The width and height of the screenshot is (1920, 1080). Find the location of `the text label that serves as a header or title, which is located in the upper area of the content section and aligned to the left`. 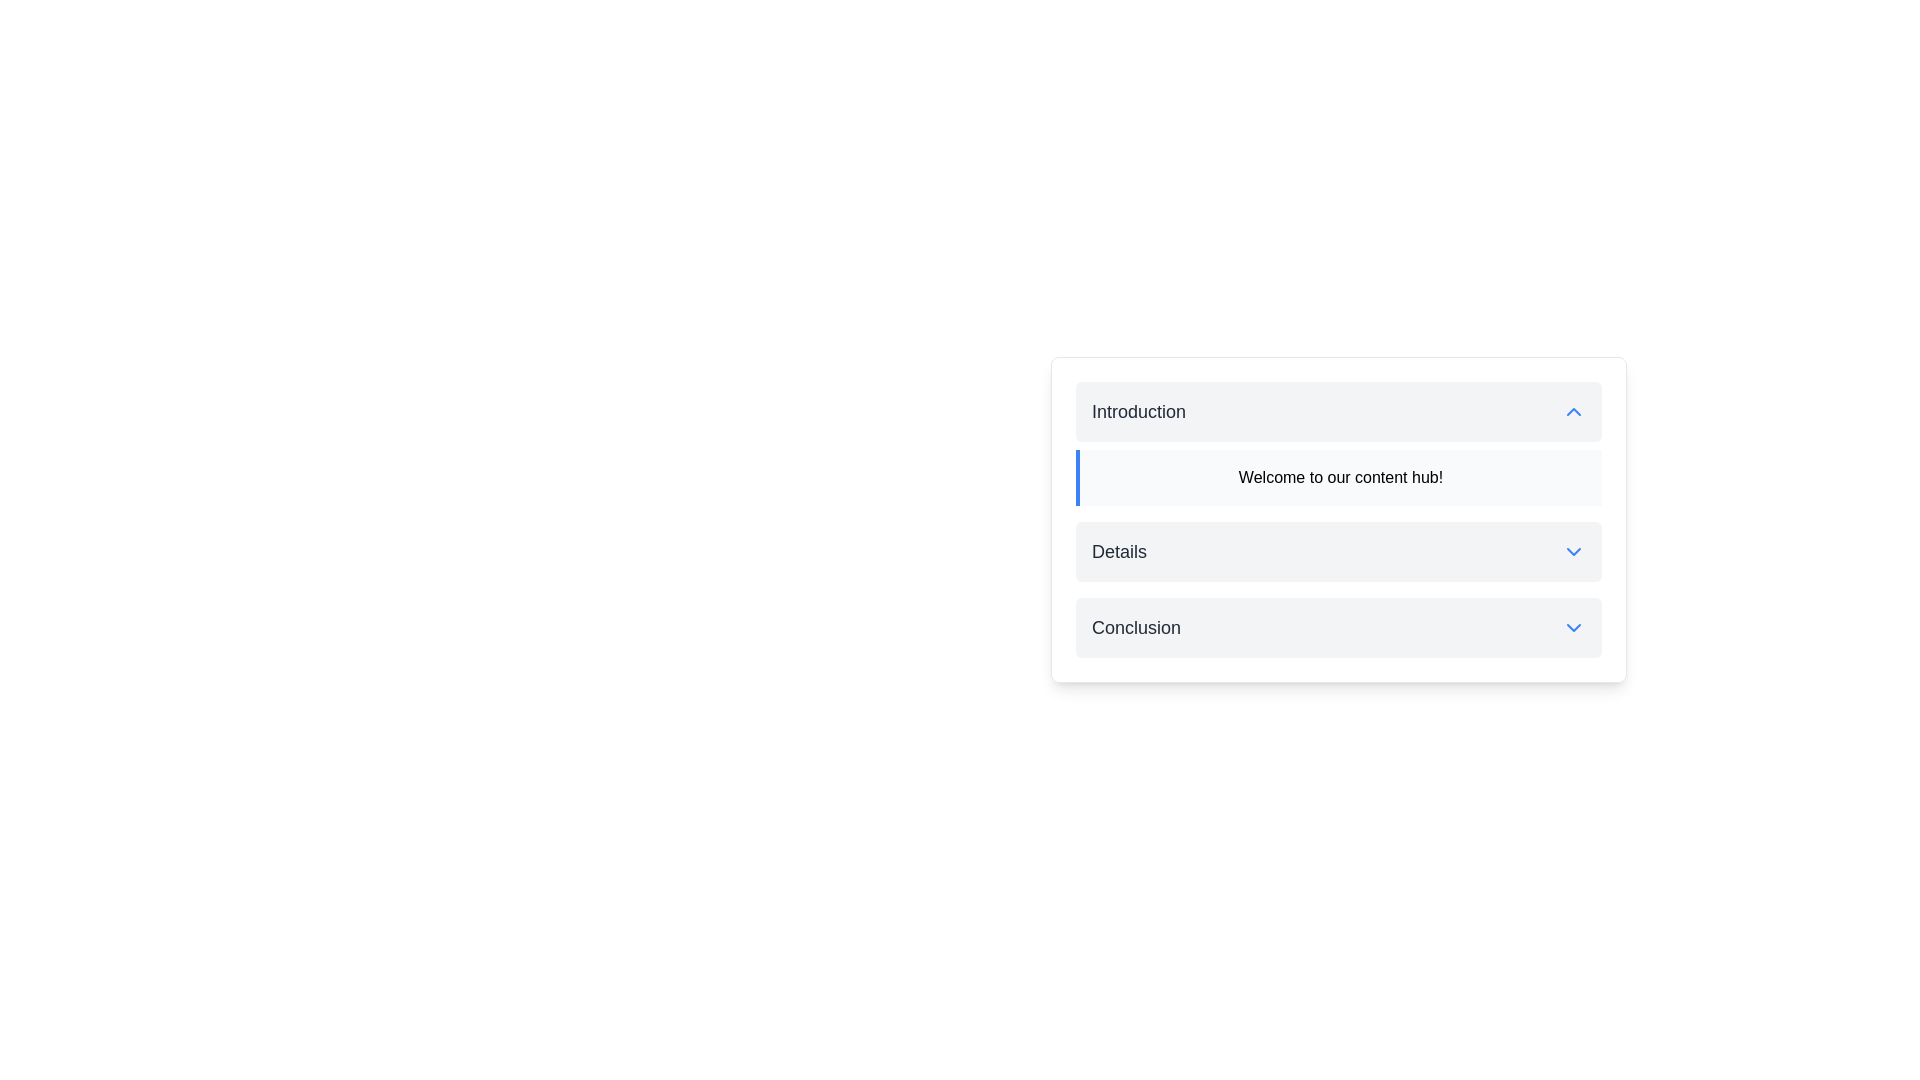

the text label that serves as a header or title, which is located in the upper area of the content section and aligned to the left is located at coordinates (1138, 411).